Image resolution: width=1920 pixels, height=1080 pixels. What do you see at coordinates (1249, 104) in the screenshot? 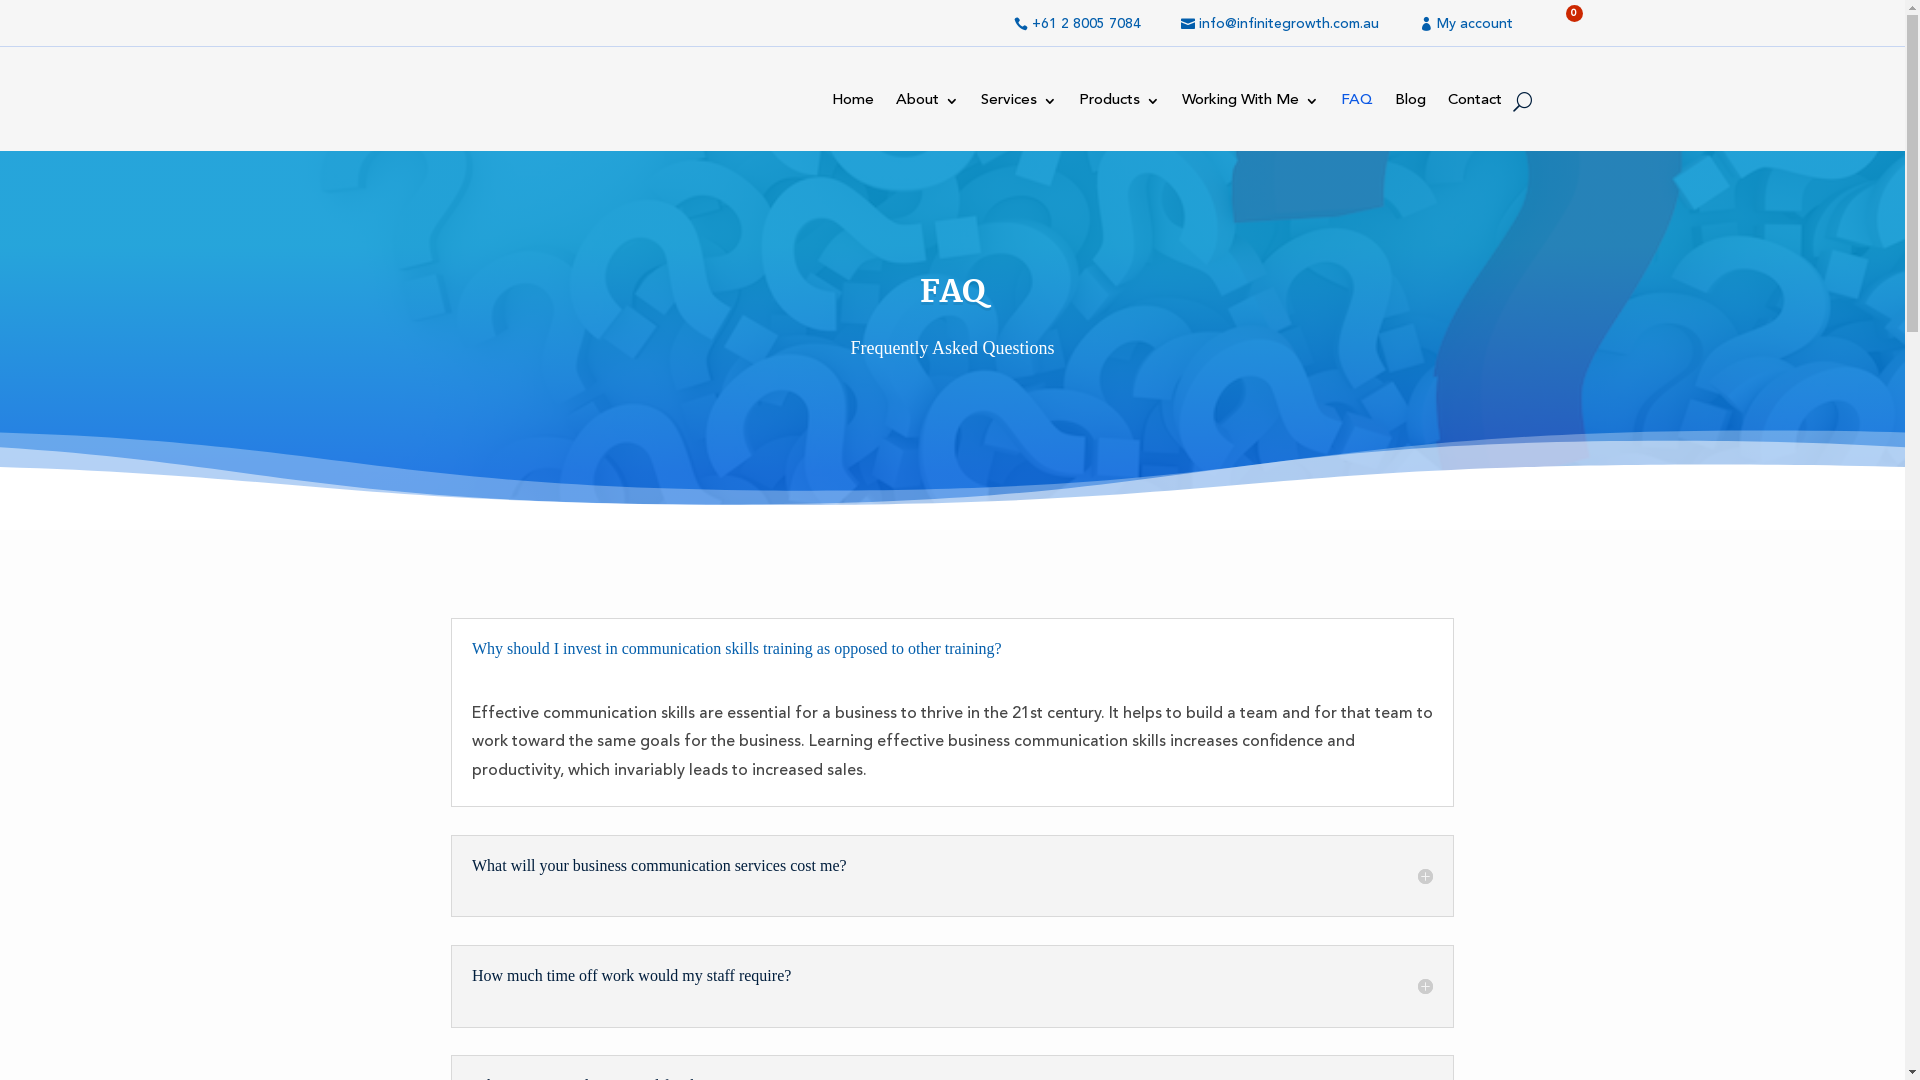
I see `'Working With Me'` at bounding box center [1249, 104].